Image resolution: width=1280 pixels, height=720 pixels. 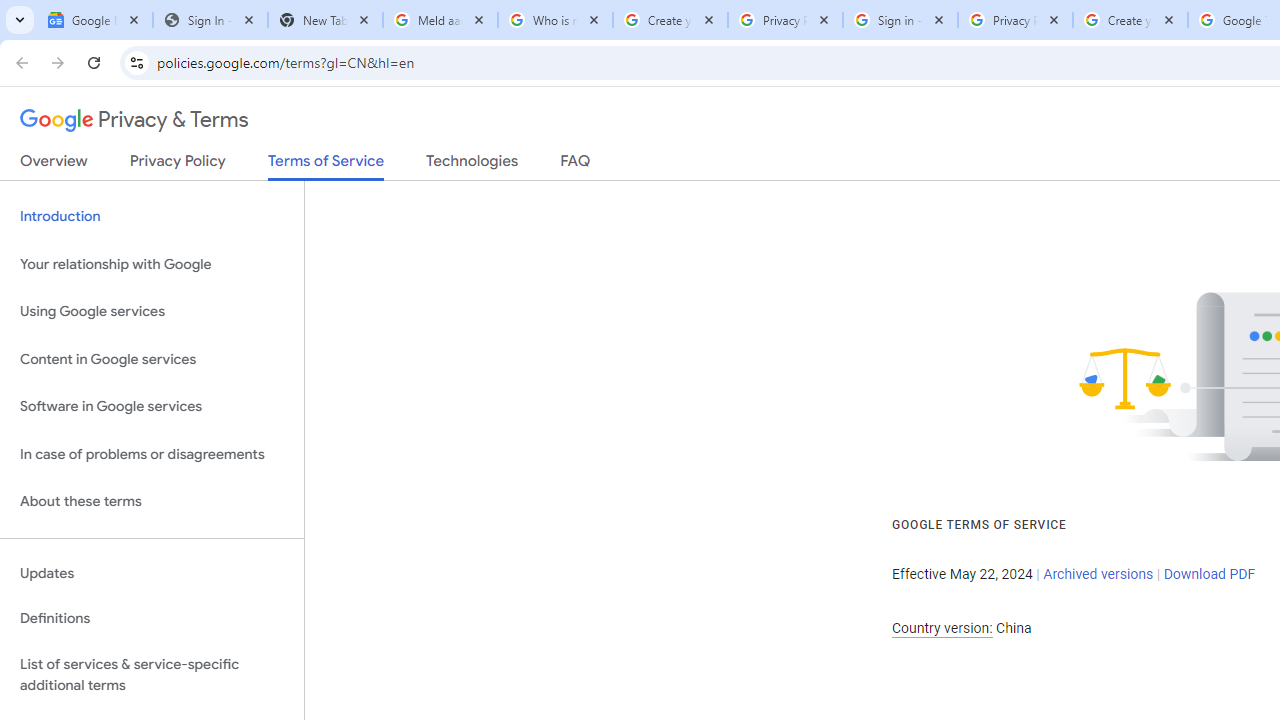 I want to click on 'New Tab', so click(x=325, y=20).